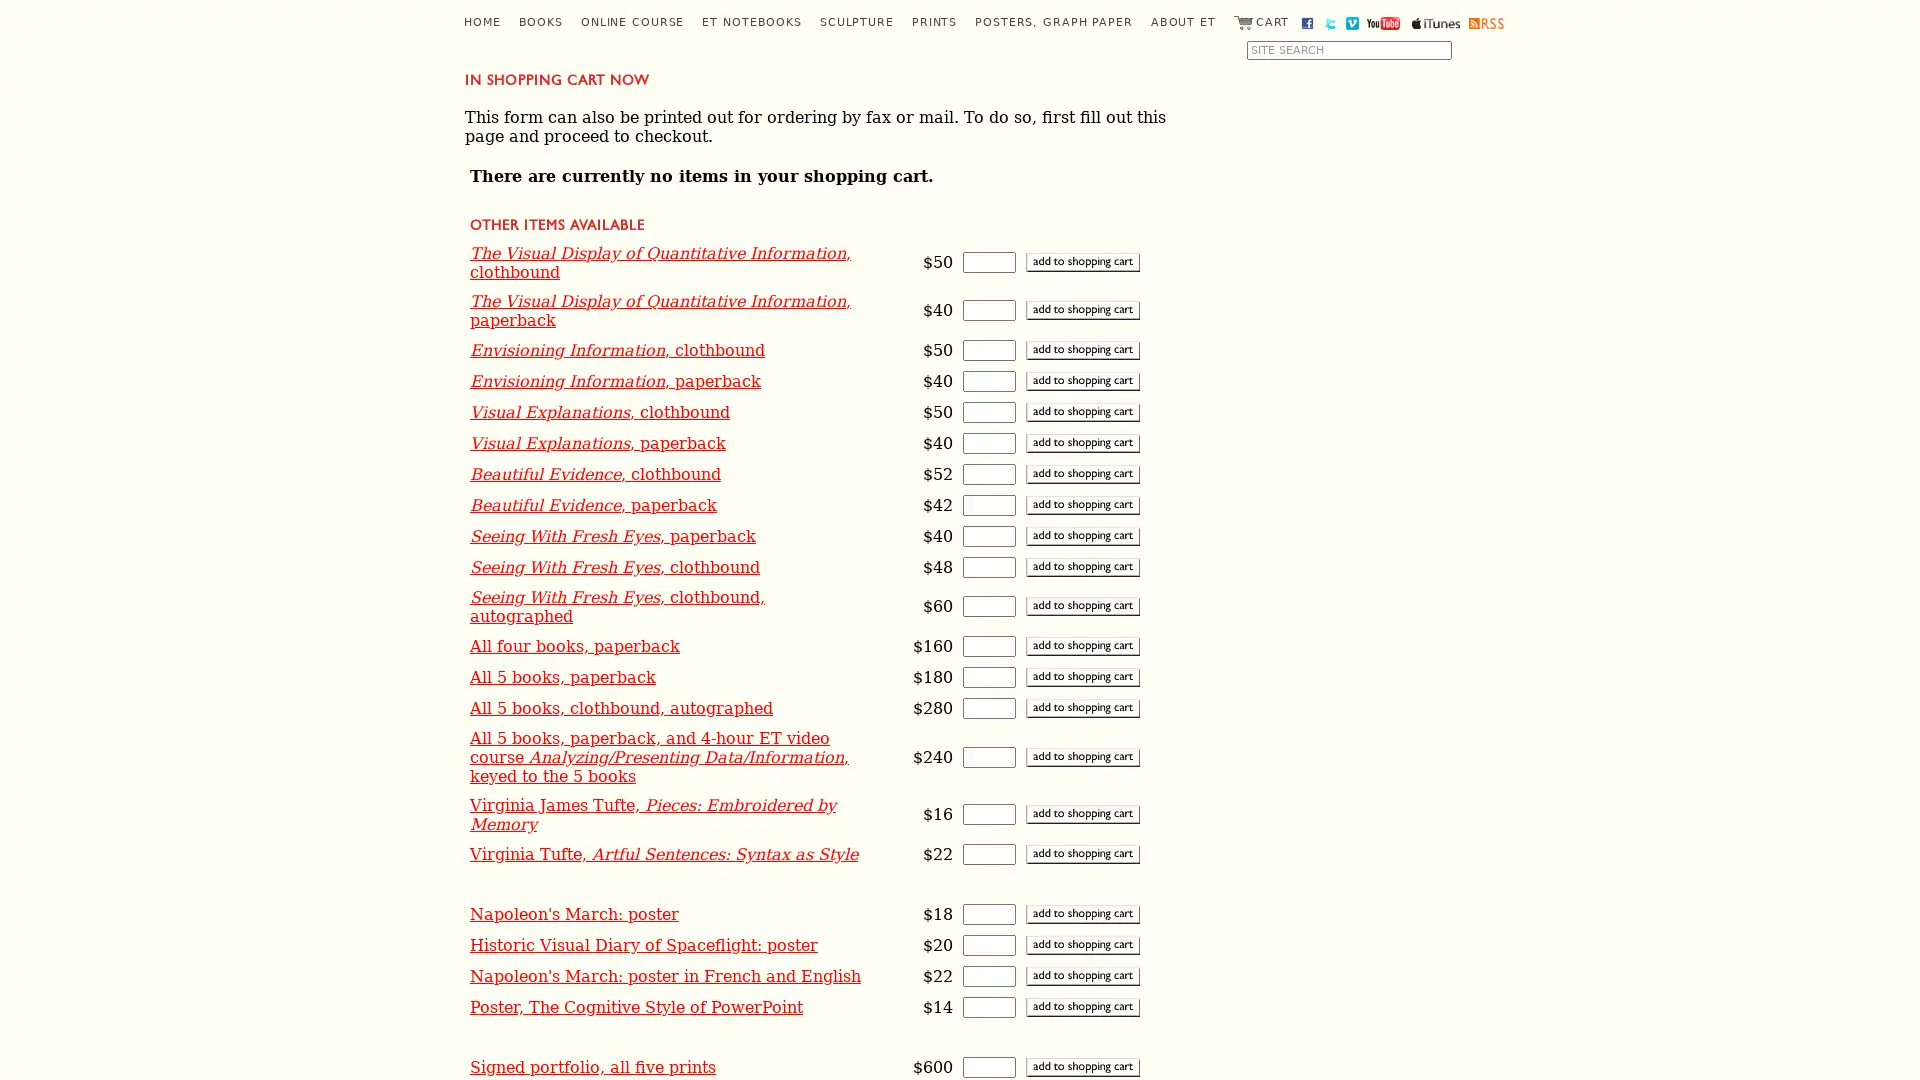 The width and height of the screenshot is (1920, 1080). Describe the element at coordinates (1082, 756) in the screenshot. I see `add to shopping cart` at that location.